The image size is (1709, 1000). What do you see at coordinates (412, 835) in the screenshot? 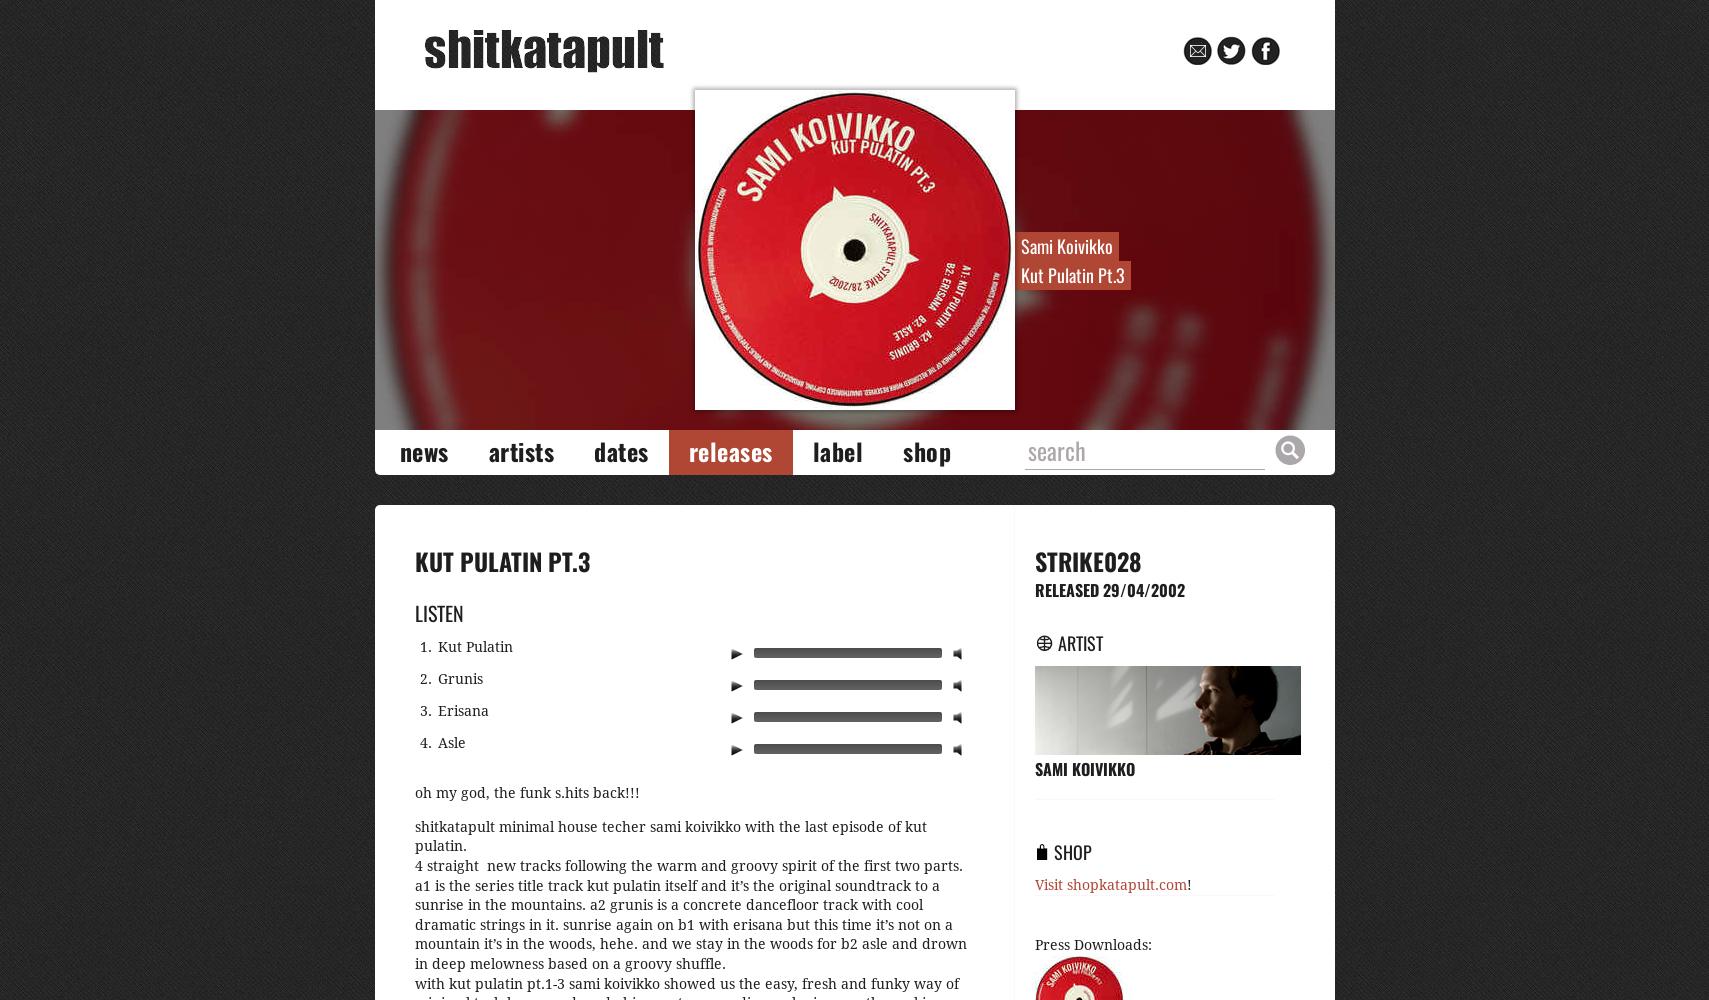
I see `'shitkatapult minimal house techer sami koivikko with the last episode of kut pulatin.'` at bounding box center [412, 835].